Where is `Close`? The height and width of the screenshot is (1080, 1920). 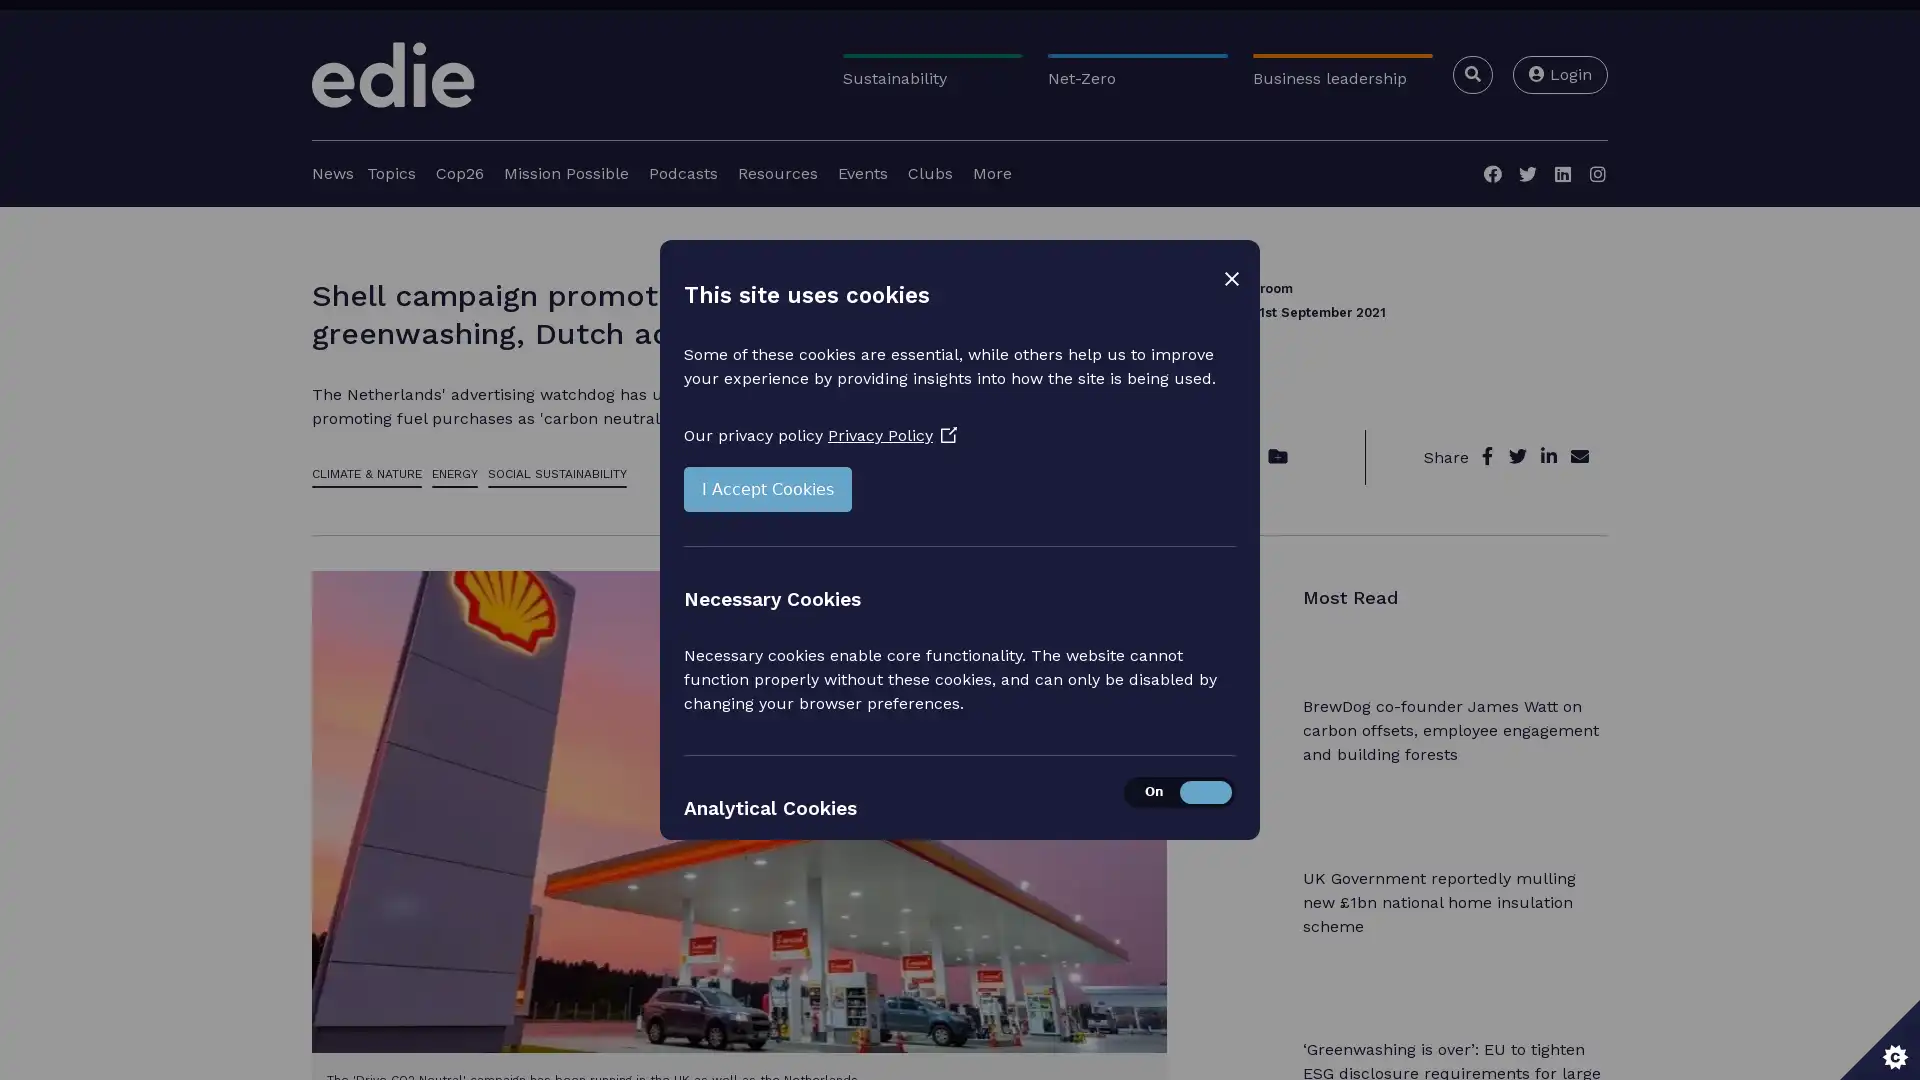 Close is located at coordinates (1231, 278).